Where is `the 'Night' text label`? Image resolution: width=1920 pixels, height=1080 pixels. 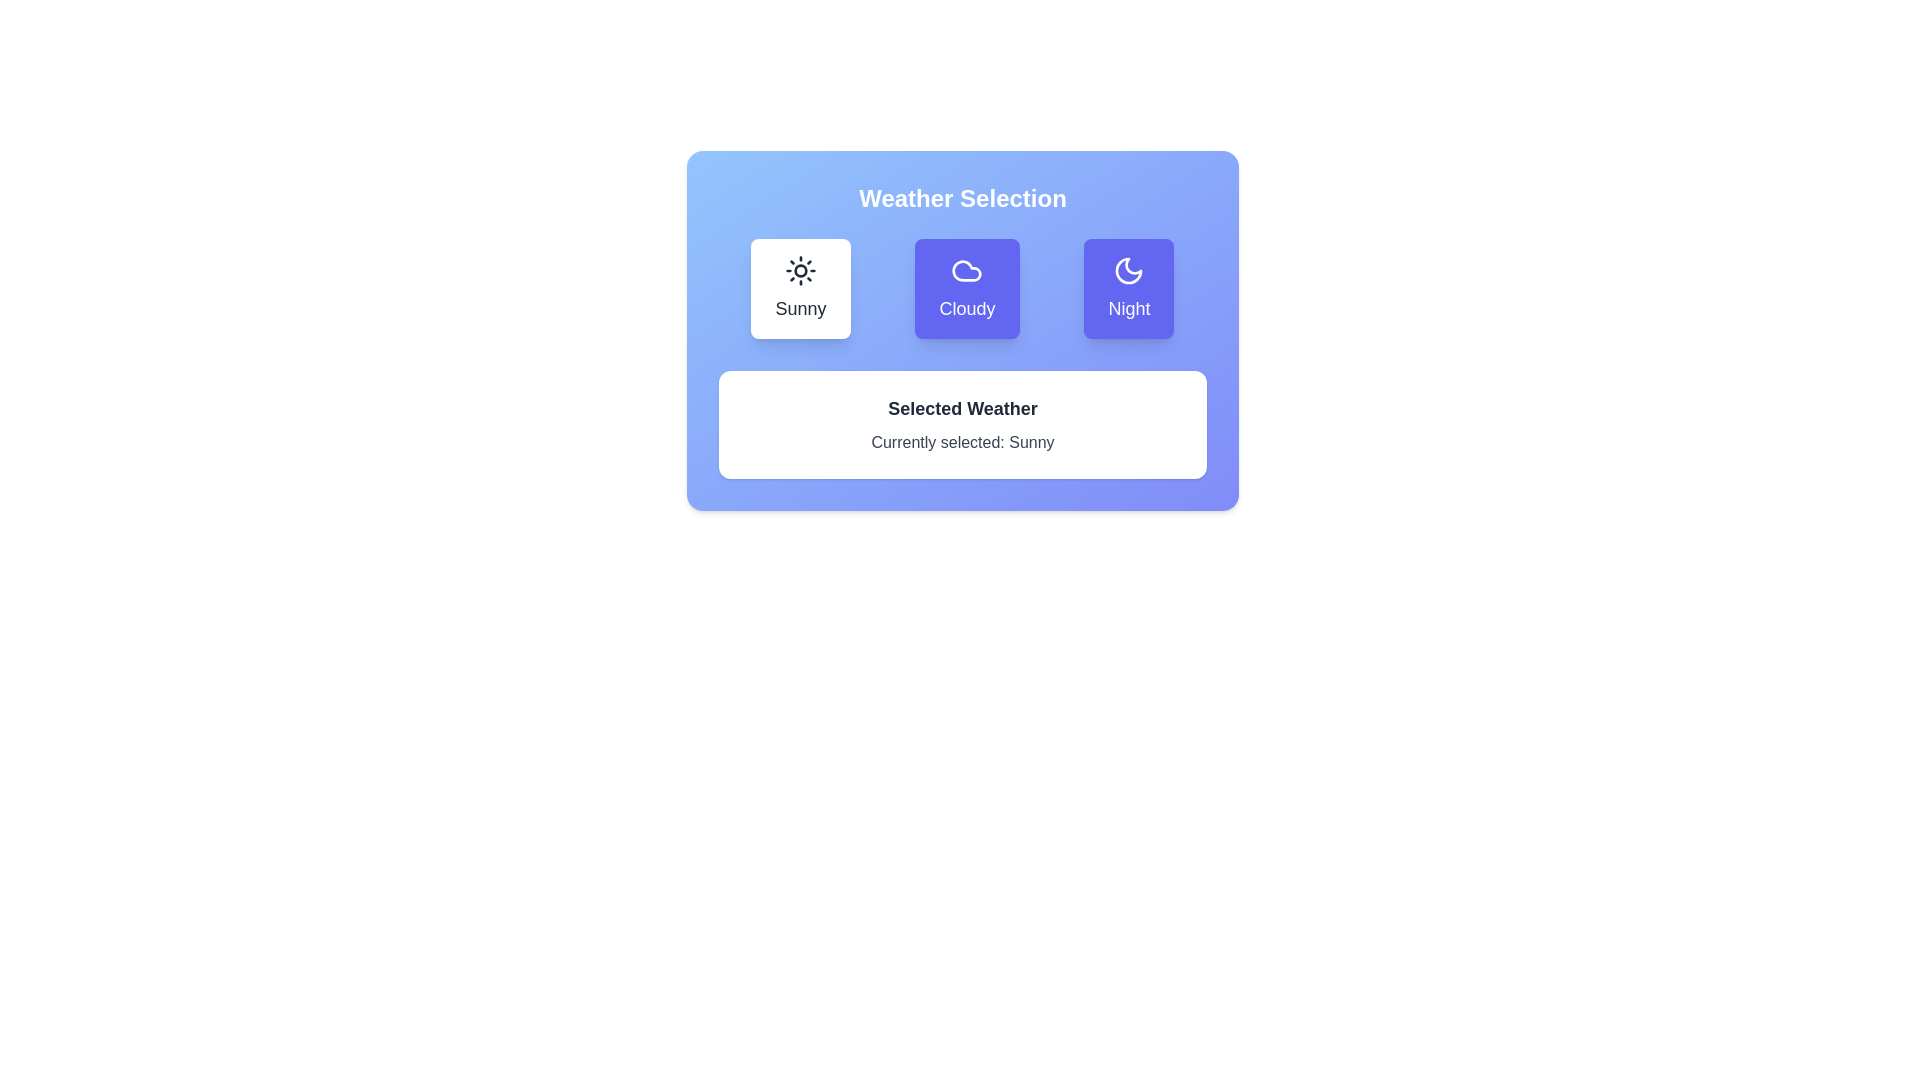 the 'Night' text label is located at coordinates (1128, 308).